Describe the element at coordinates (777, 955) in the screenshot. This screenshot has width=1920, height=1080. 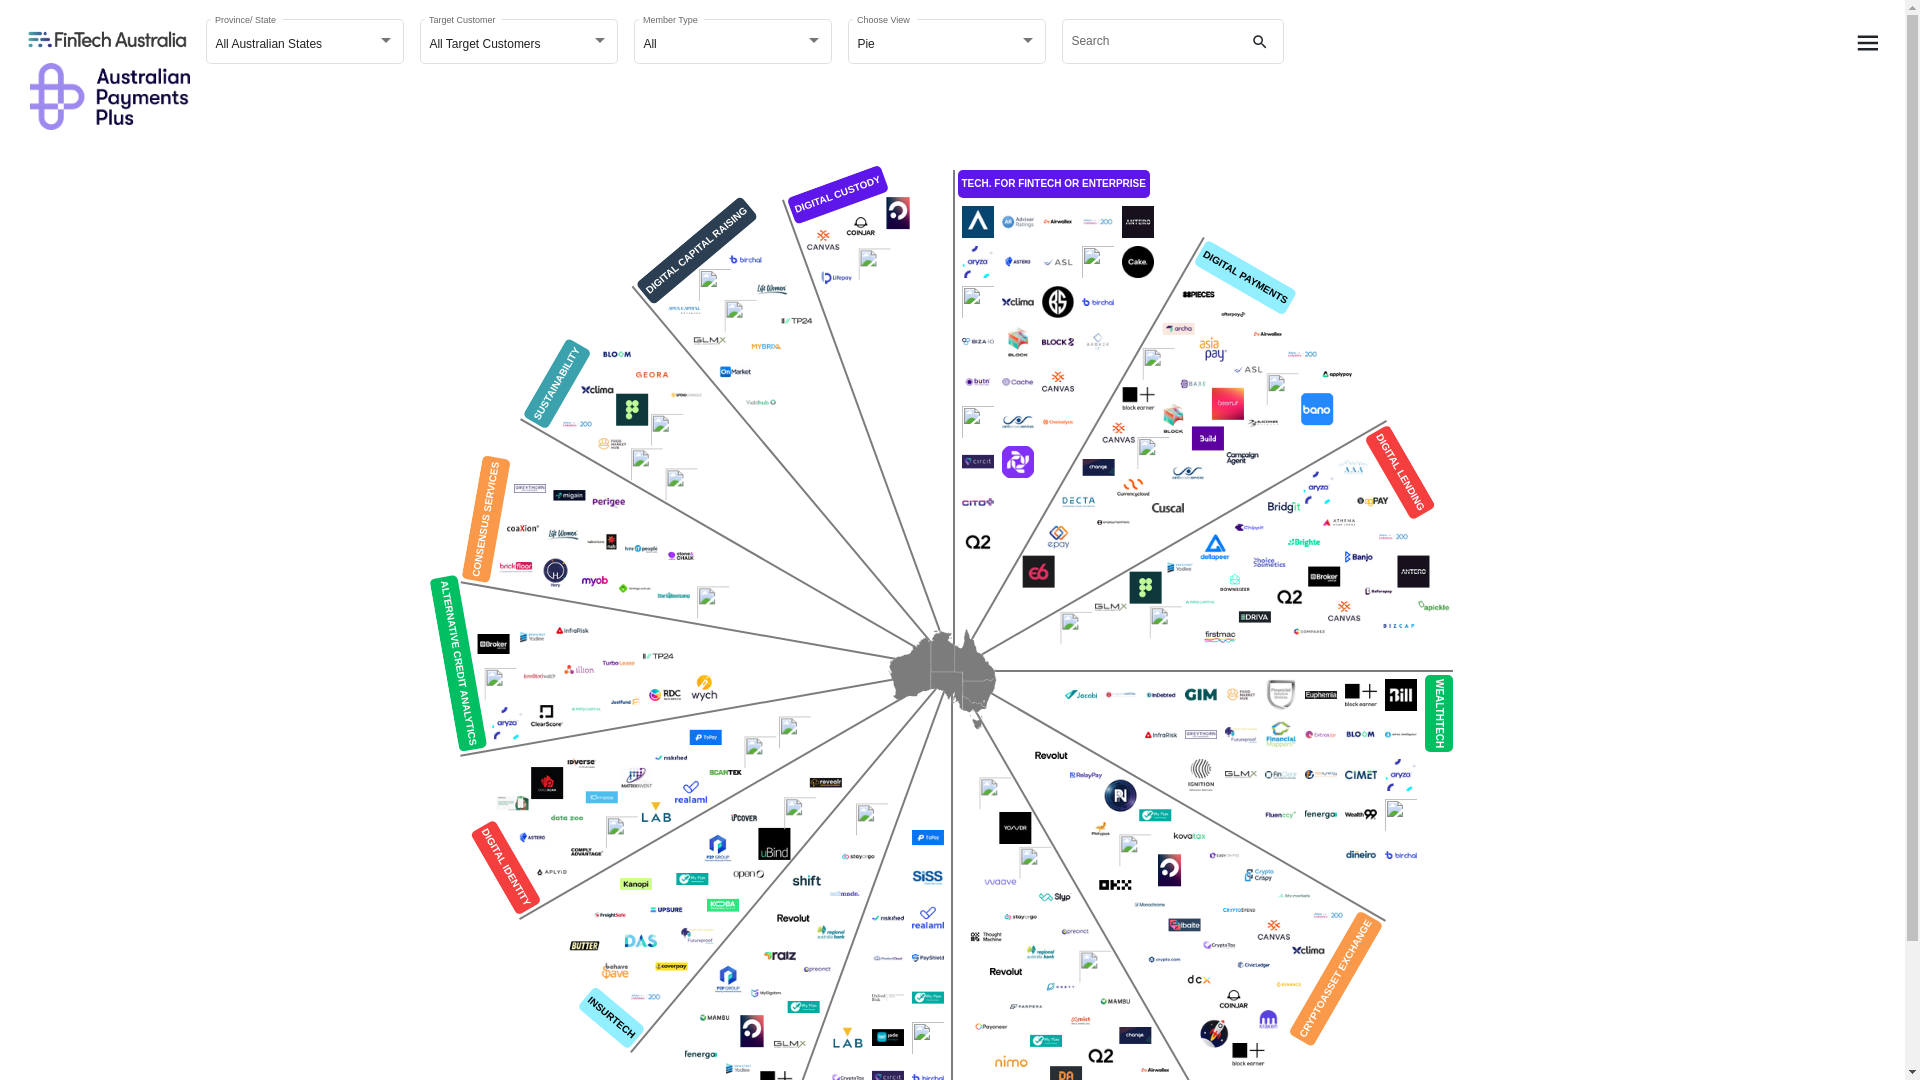
I see `'Raiz Invest Australia Limited'` at that location.